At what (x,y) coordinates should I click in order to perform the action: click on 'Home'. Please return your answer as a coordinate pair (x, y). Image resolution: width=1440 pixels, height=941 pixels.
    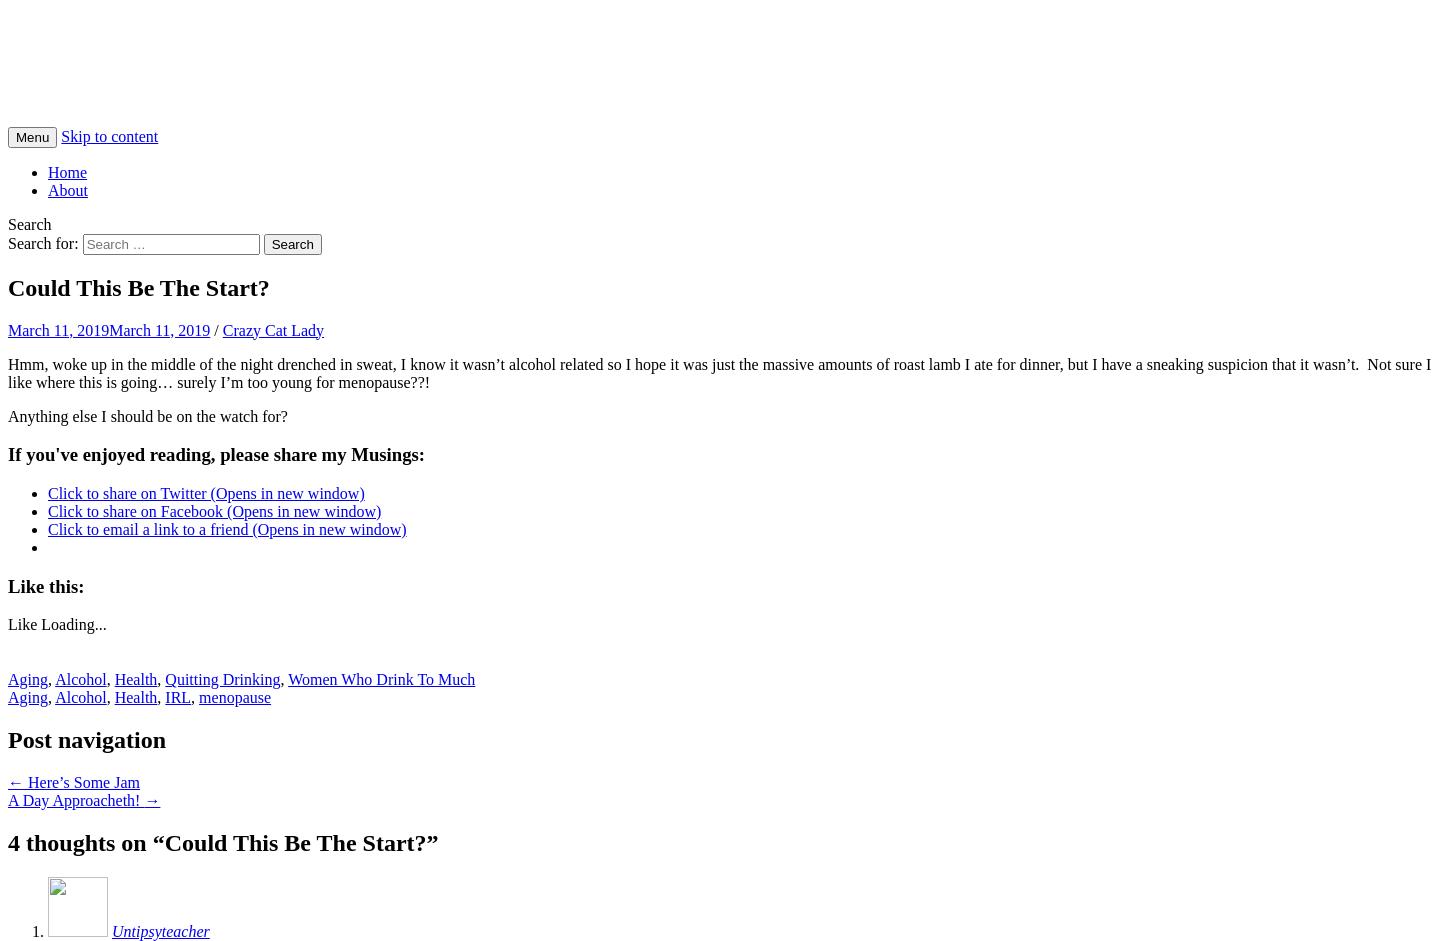
    Looking at the image, I should click on (46, 170).